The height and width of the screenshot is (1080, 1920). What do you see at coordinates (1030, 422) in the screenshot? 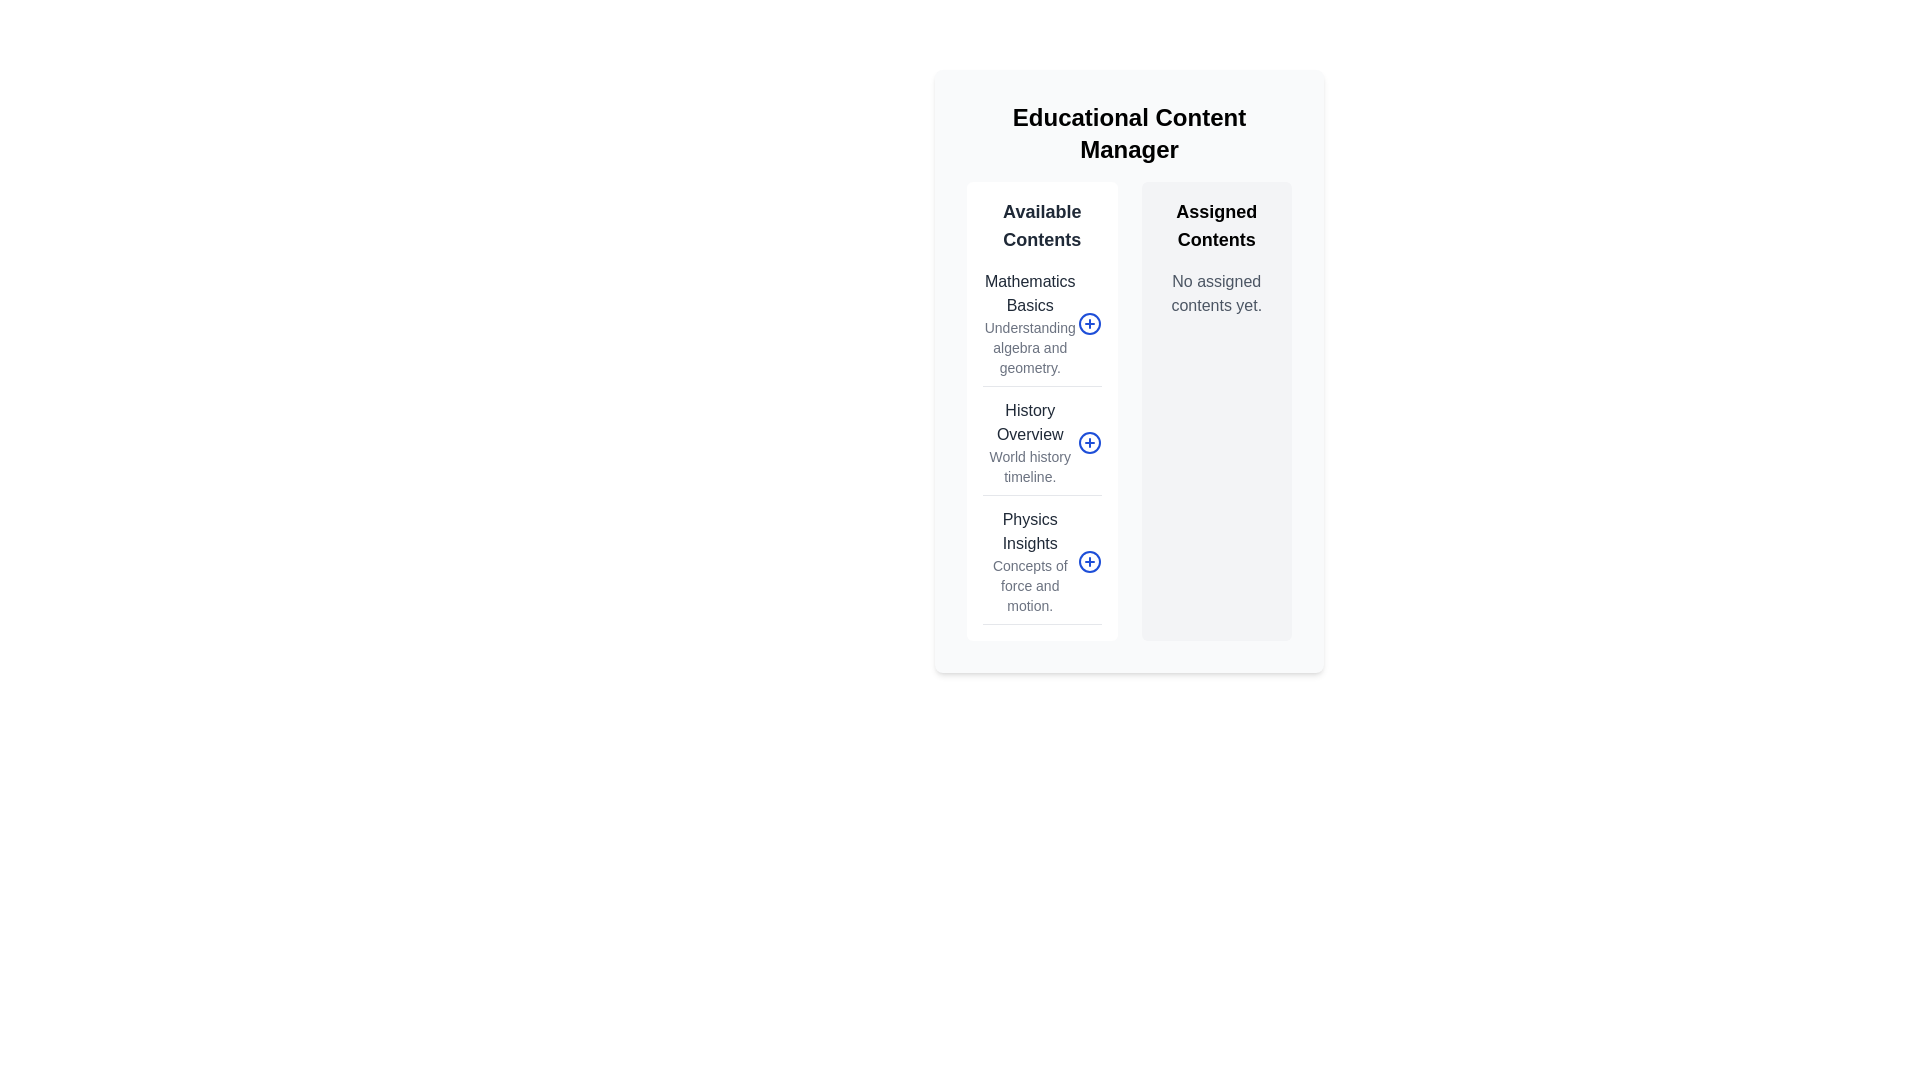
I see `the static text element labeled 'History Overview', which is located under the heading 'Available Contents' in the left section of the interface` at bounding box center [1030, 422].